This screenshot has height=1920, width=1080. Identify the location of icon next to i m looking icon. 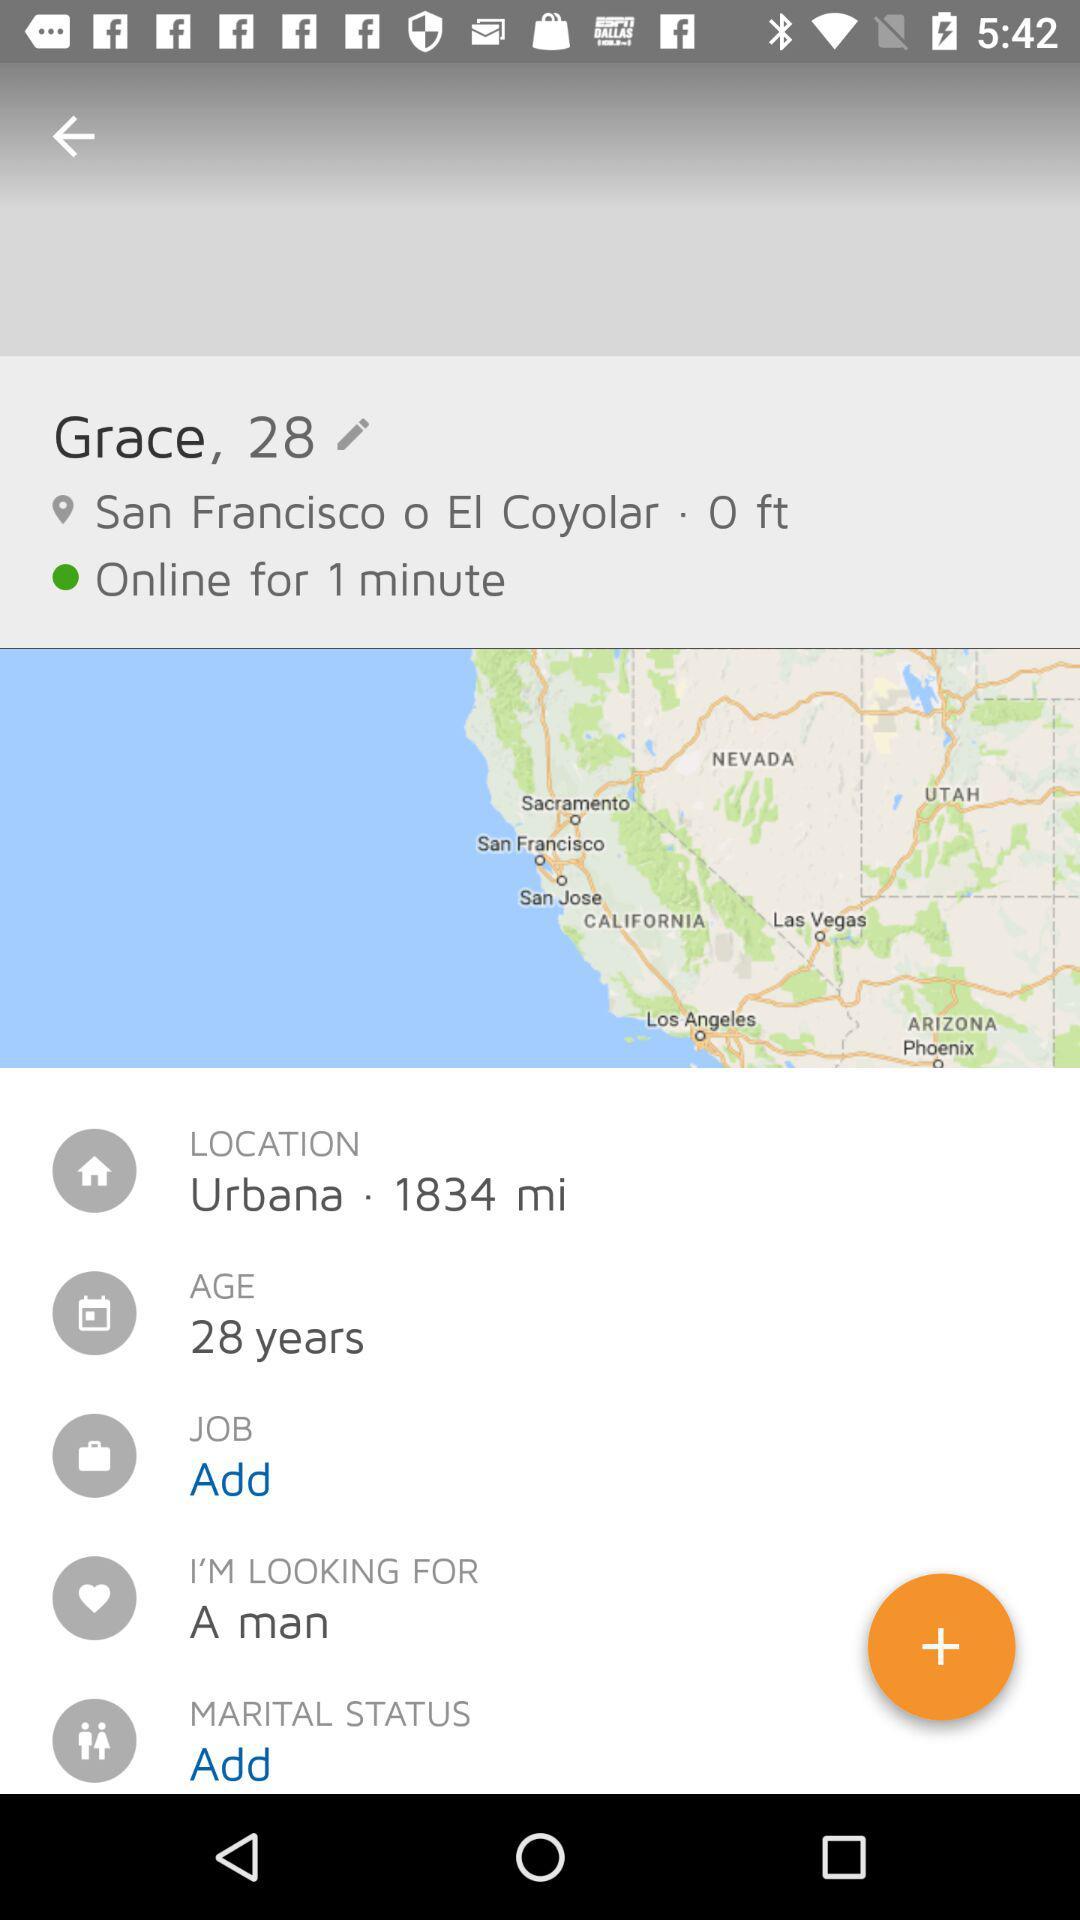
(941, 1654).